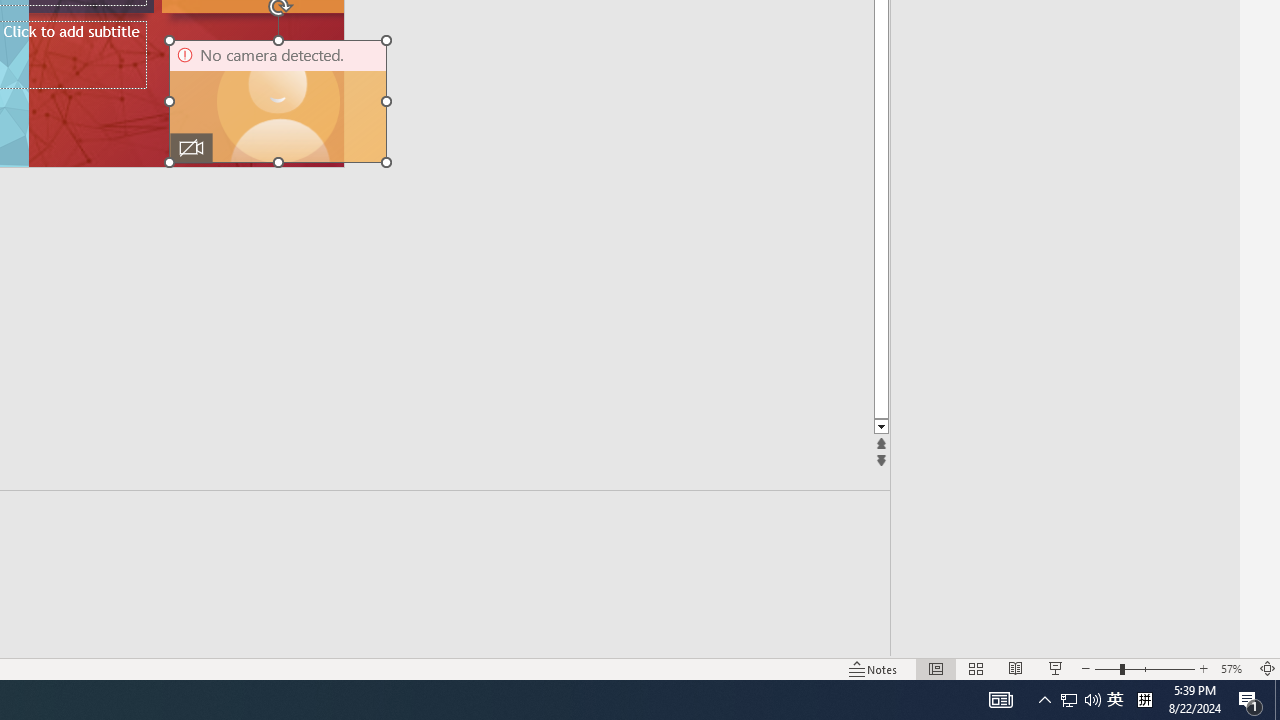 The image size is (1280, 720). I want to click on 'Reading View', so click(1015, 669).